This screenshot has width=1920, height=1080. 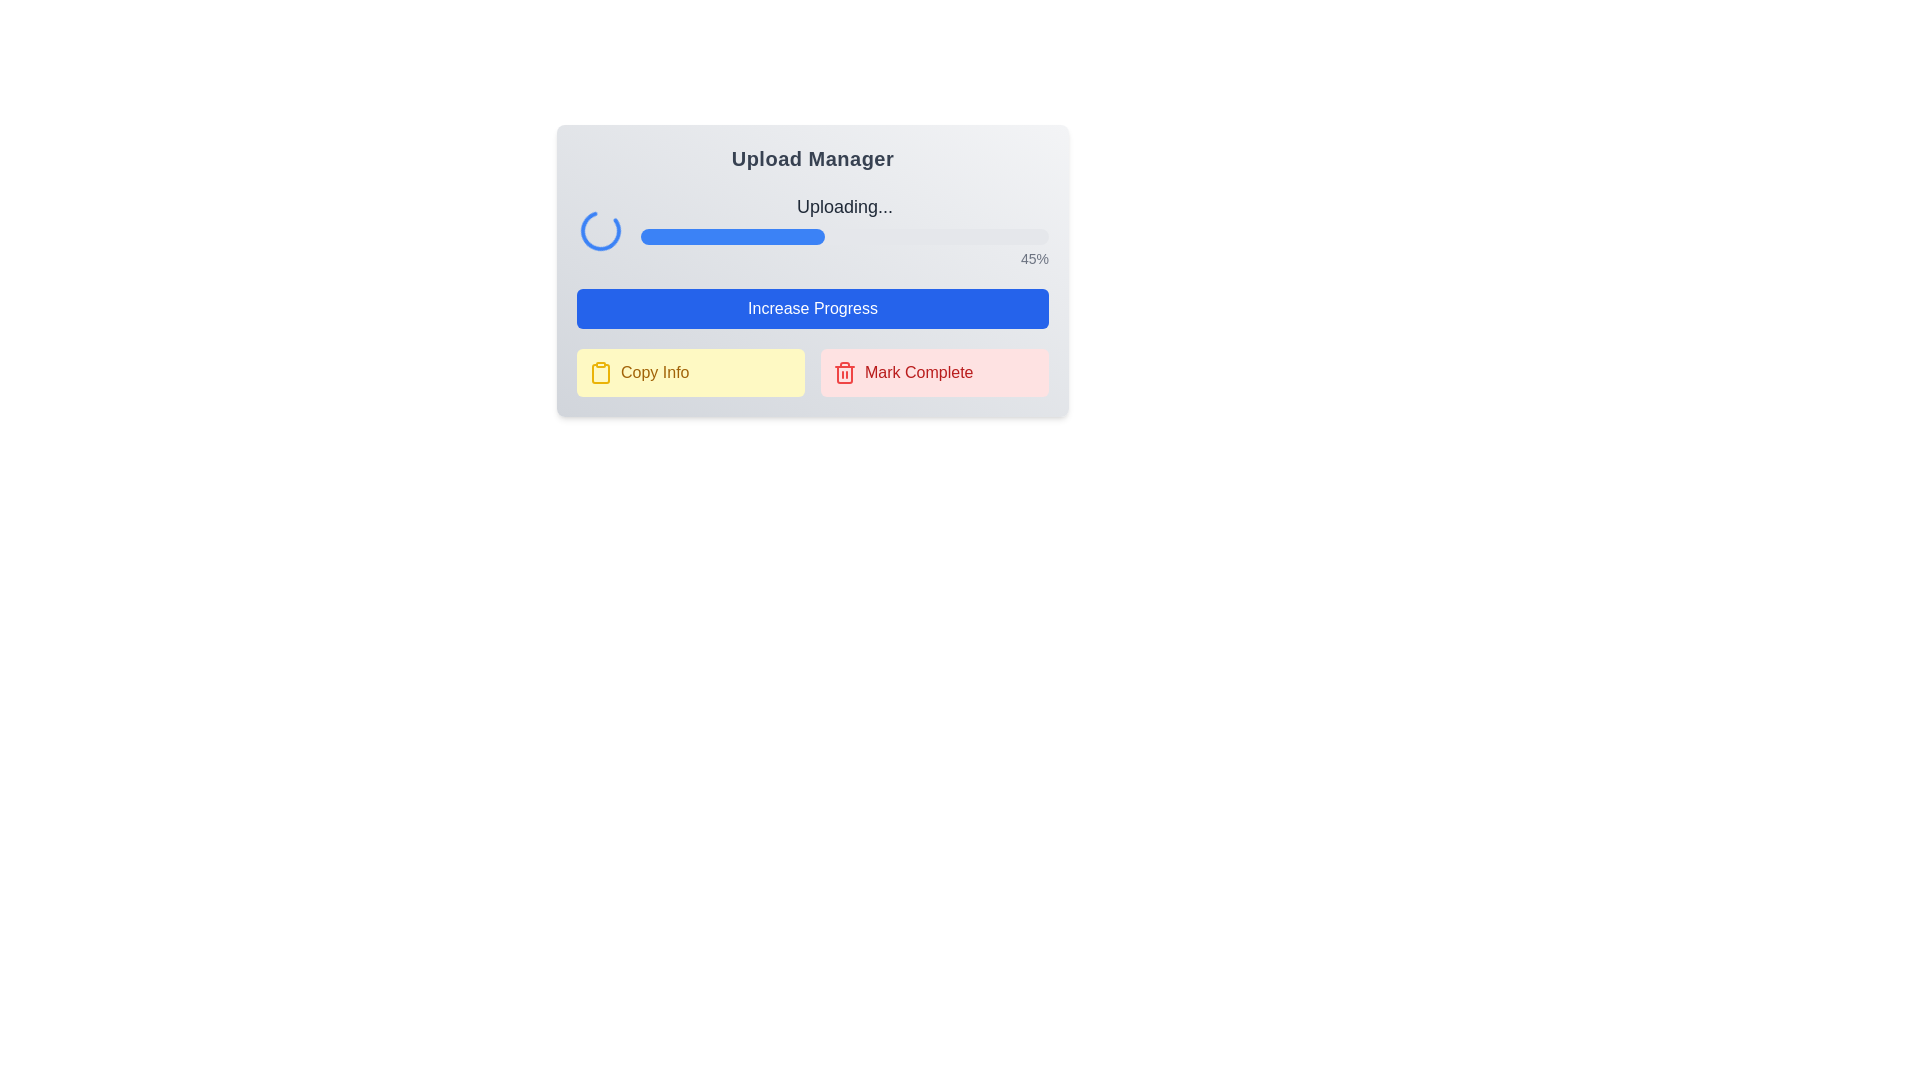 What do you see at coordinates (655, 373) in the screenshot?
I see `the content of the 'Copy Info' label which is styled with medium-weight yellow text and is part of the leftmost button below the main progress bar` at bounding box center [655, 373].